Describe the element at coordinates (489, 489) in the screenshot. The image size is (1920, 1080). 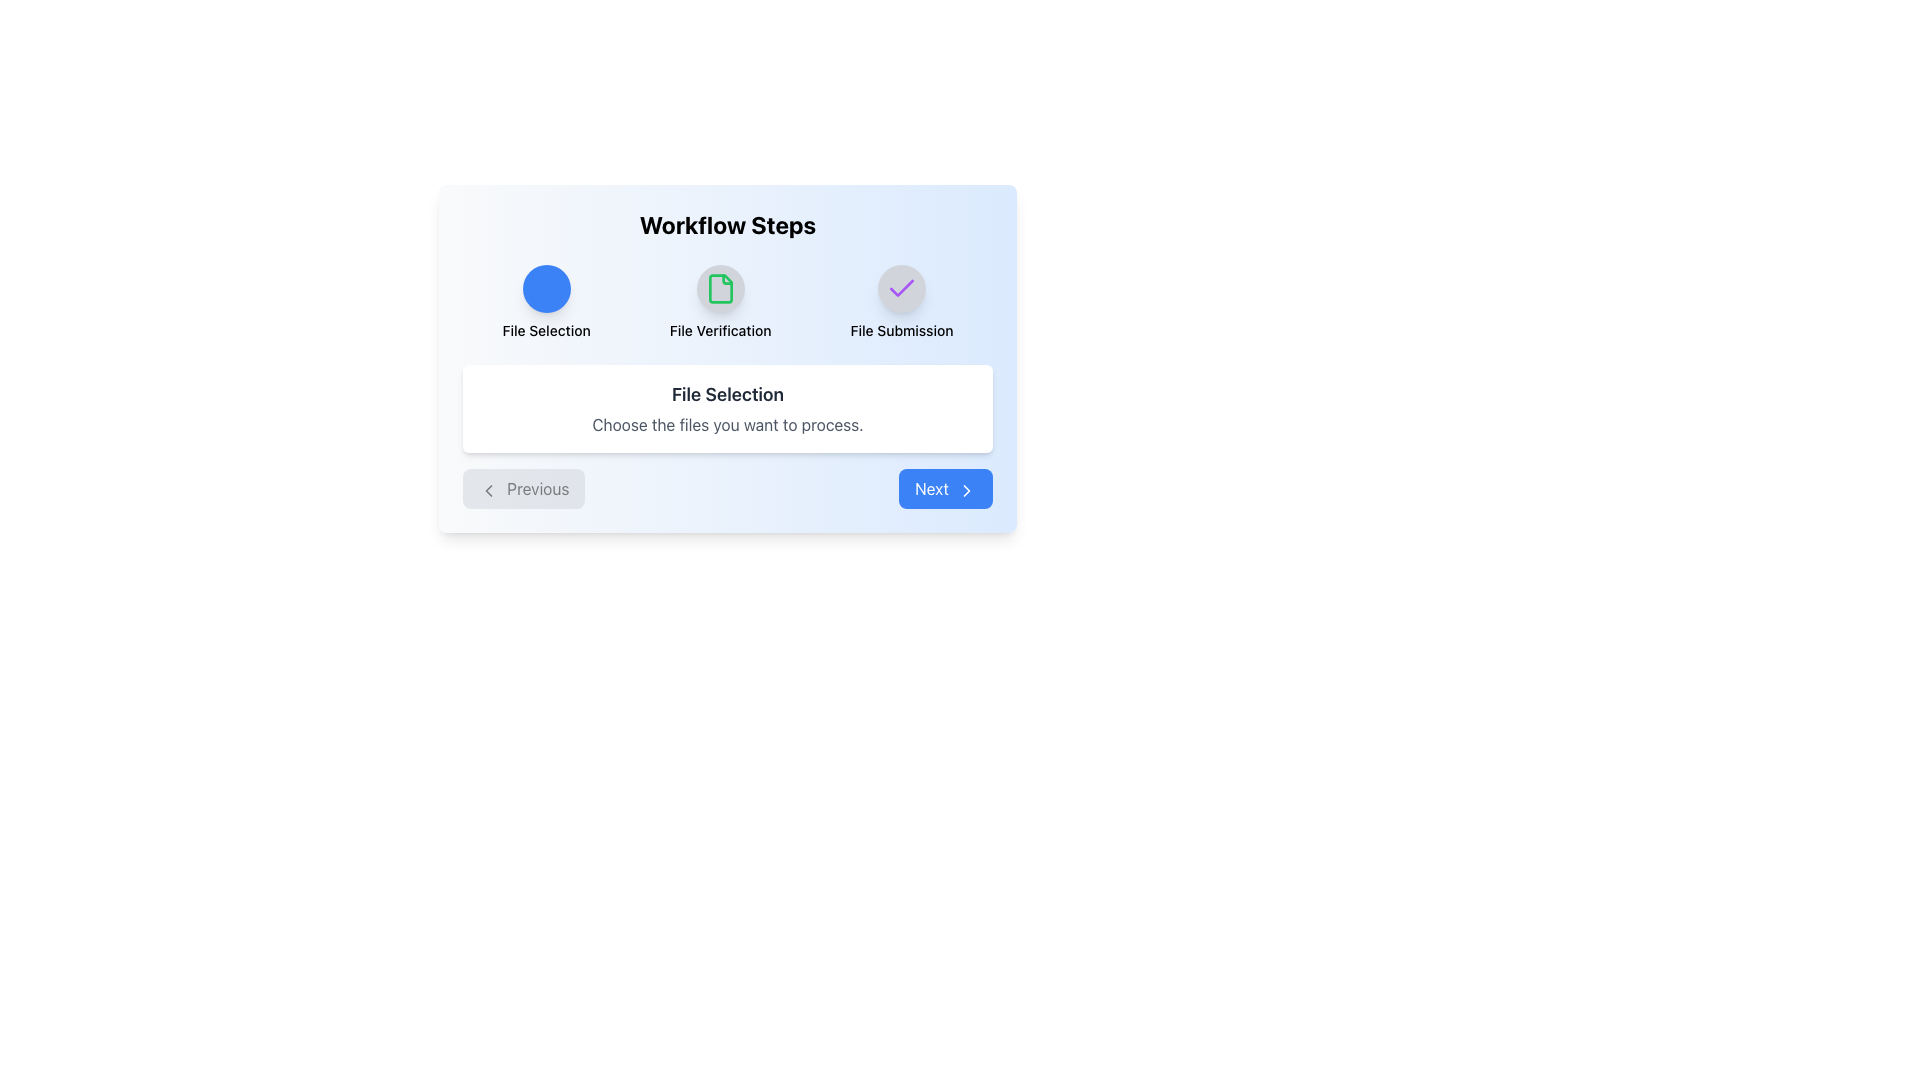
I see `the left-pointing chevron arrow icon for the 'Previous' button, which indicates backward navigation in the sequence` at that location.